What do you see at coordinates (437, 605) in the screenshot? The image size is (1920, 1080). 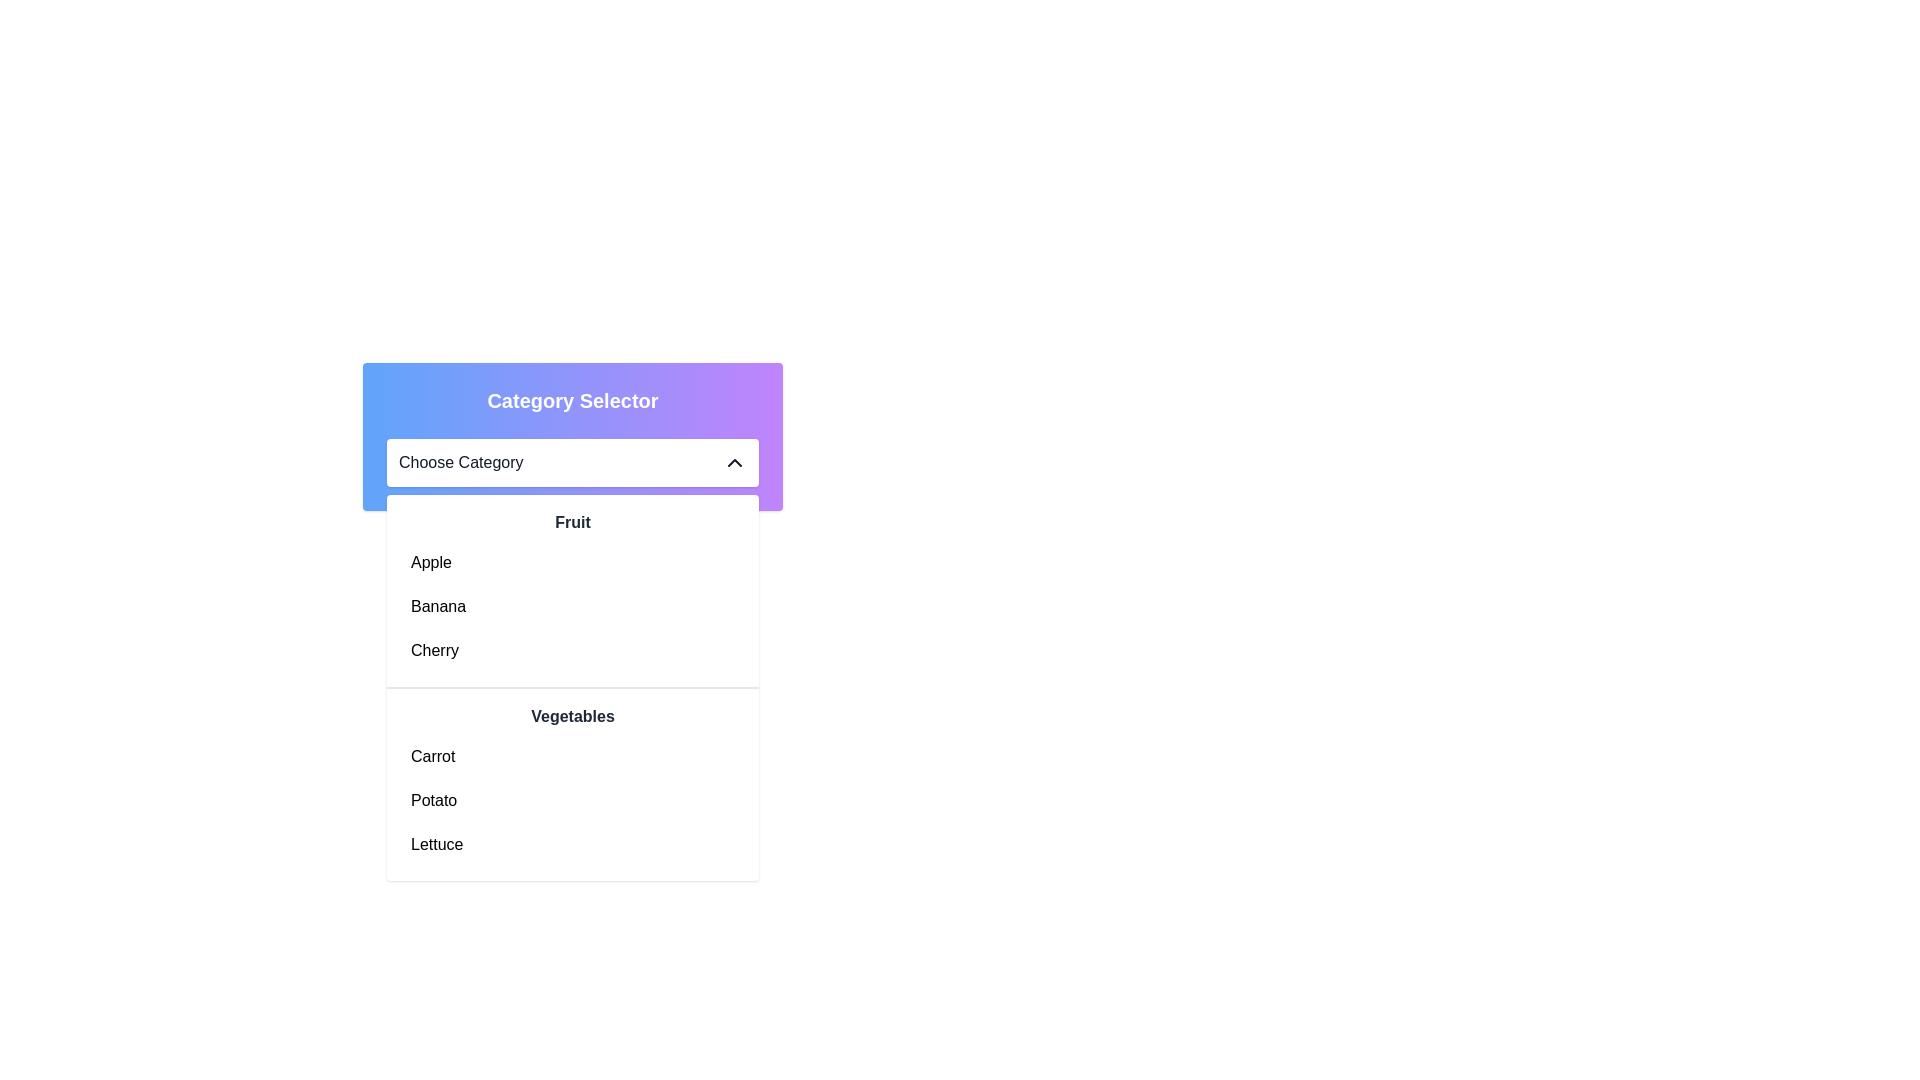 I see `the text item 'Banana' in the dropdown menu` at bounding box center [437, 605].